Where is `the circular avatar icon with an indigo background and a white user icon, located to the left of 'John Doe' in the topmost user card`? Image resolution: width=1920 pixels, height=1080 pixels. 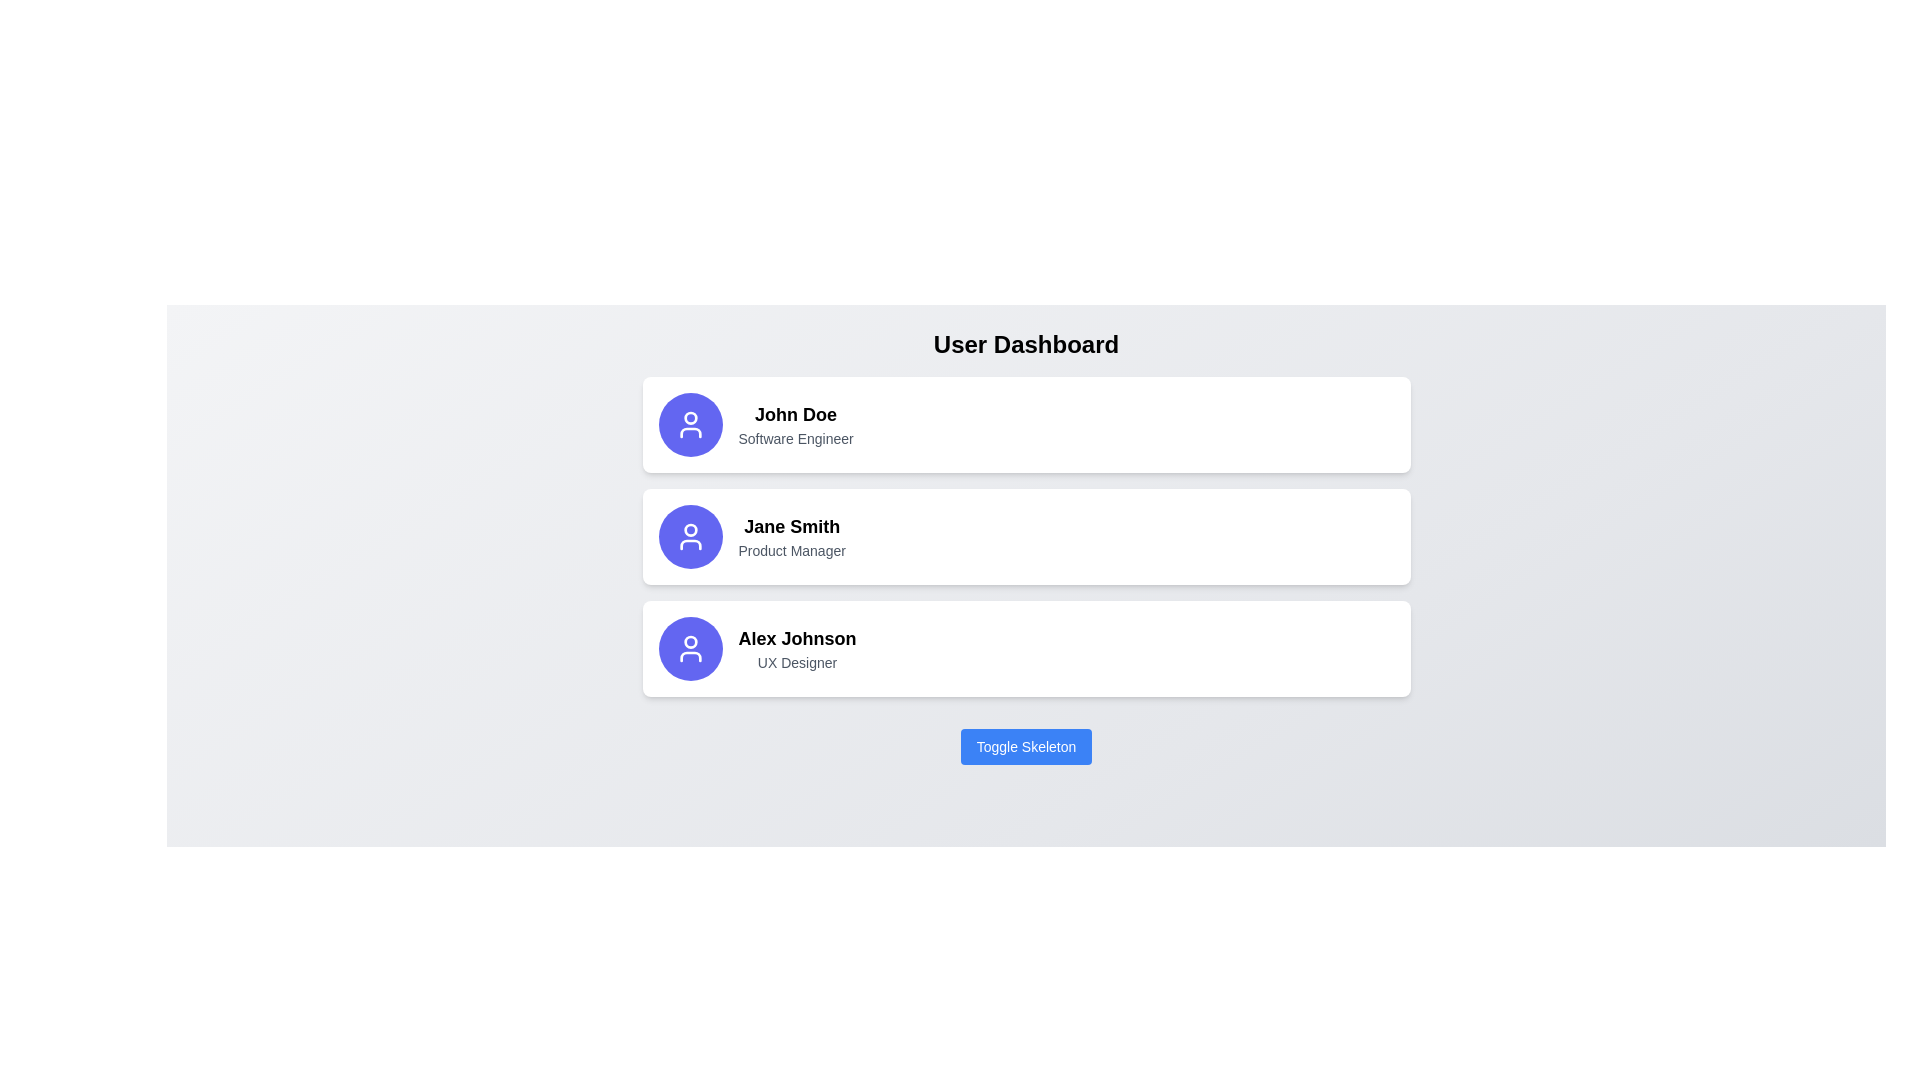 the circular avatar icon with an indigo background and a white user icon, located to the left of 'John Doe' in the topmost user card is located at coordinates (690, 423).